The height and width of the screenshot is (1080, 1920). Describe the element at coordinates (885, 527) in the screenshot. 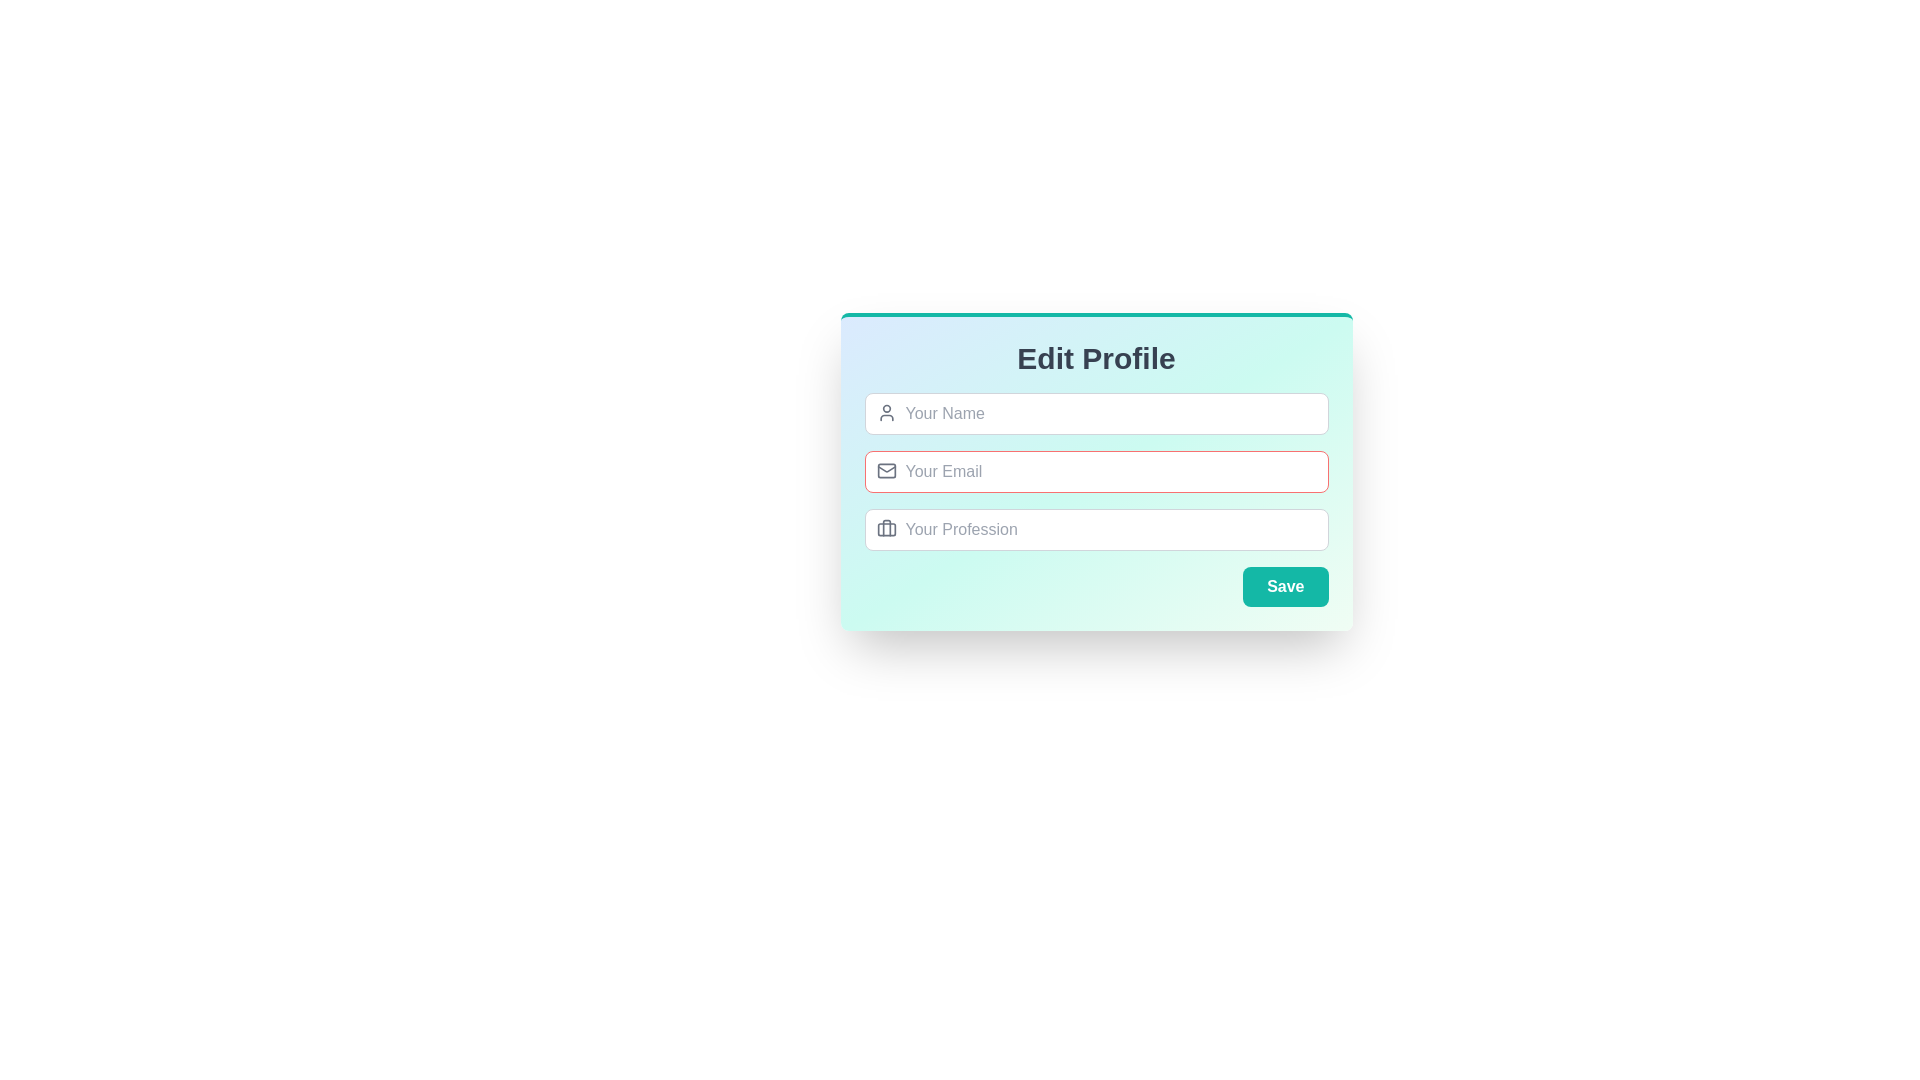

I see `the briefcase icon located within the 'Your Profession' input field in the 'Edit Profile' form` at that location.